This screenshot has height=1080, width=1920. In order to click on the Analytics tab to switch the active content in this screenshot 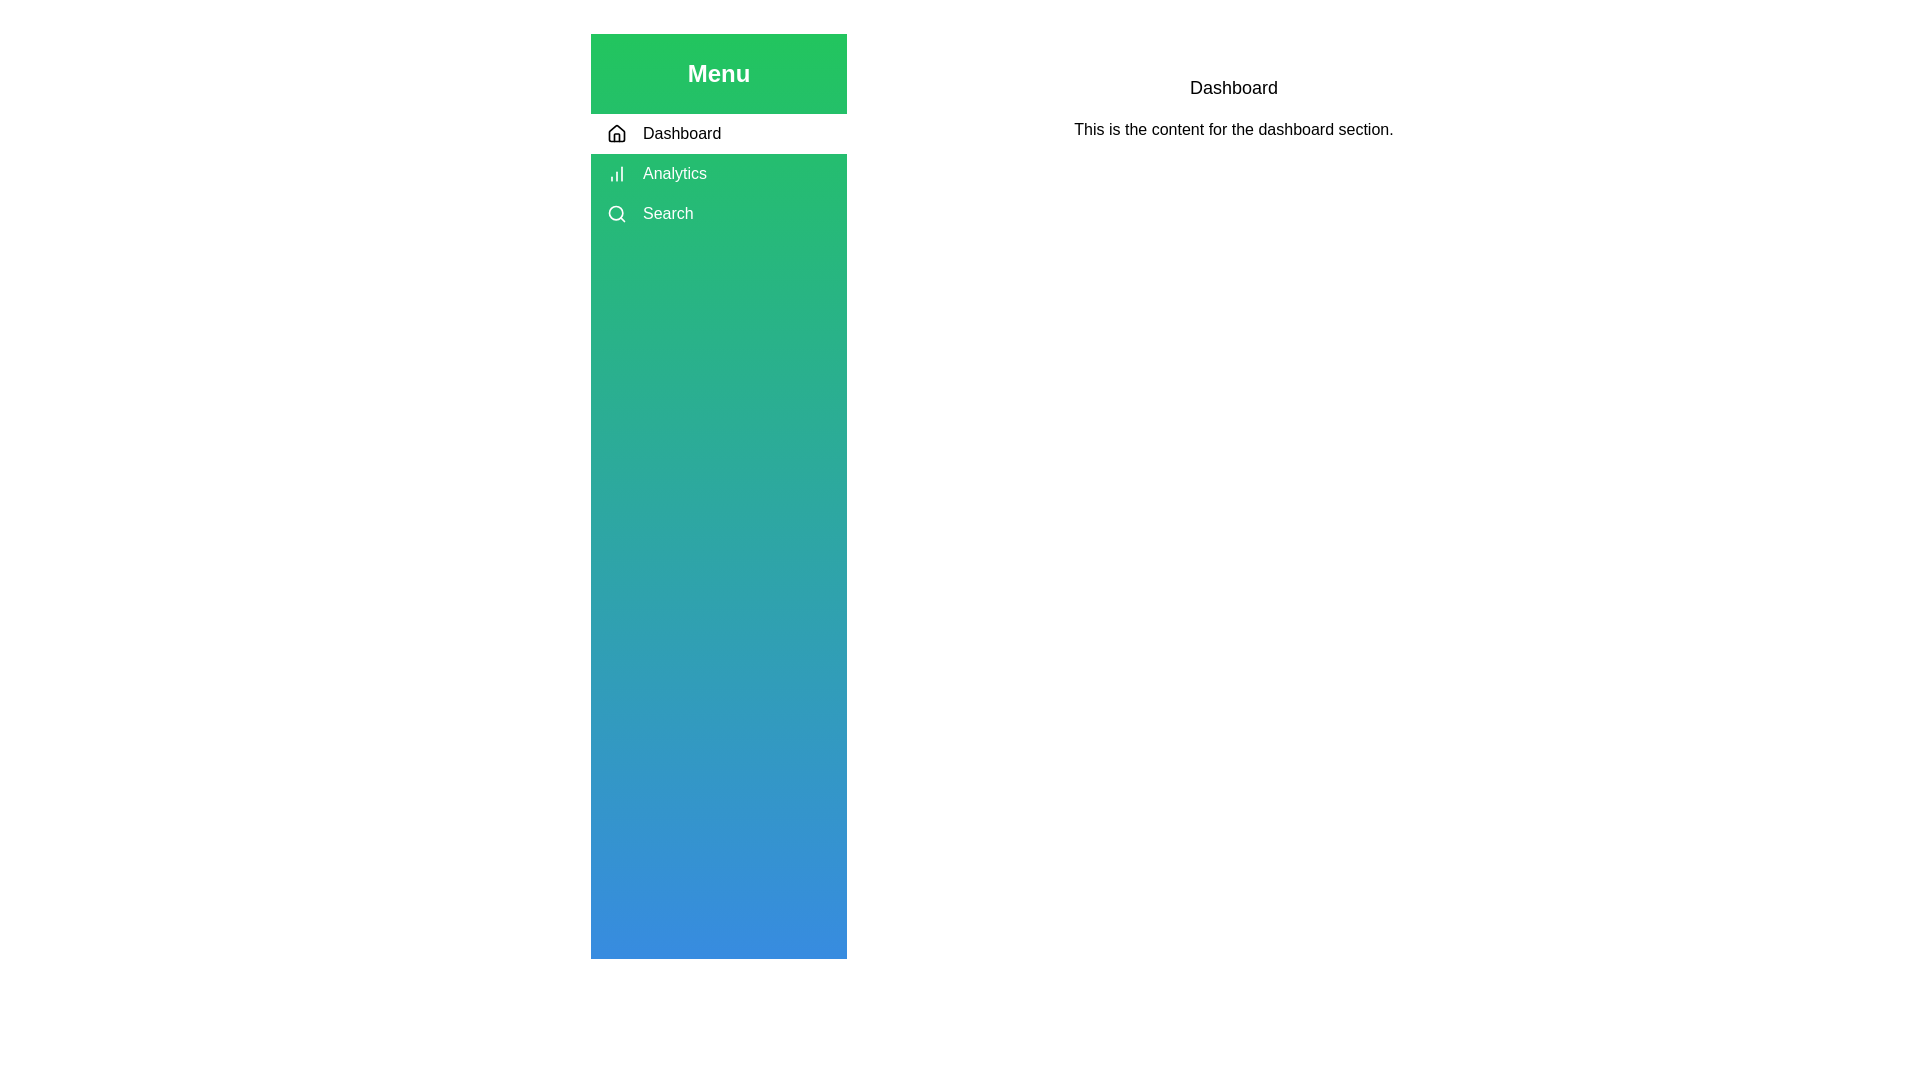, I will do `click(719, 172)`.